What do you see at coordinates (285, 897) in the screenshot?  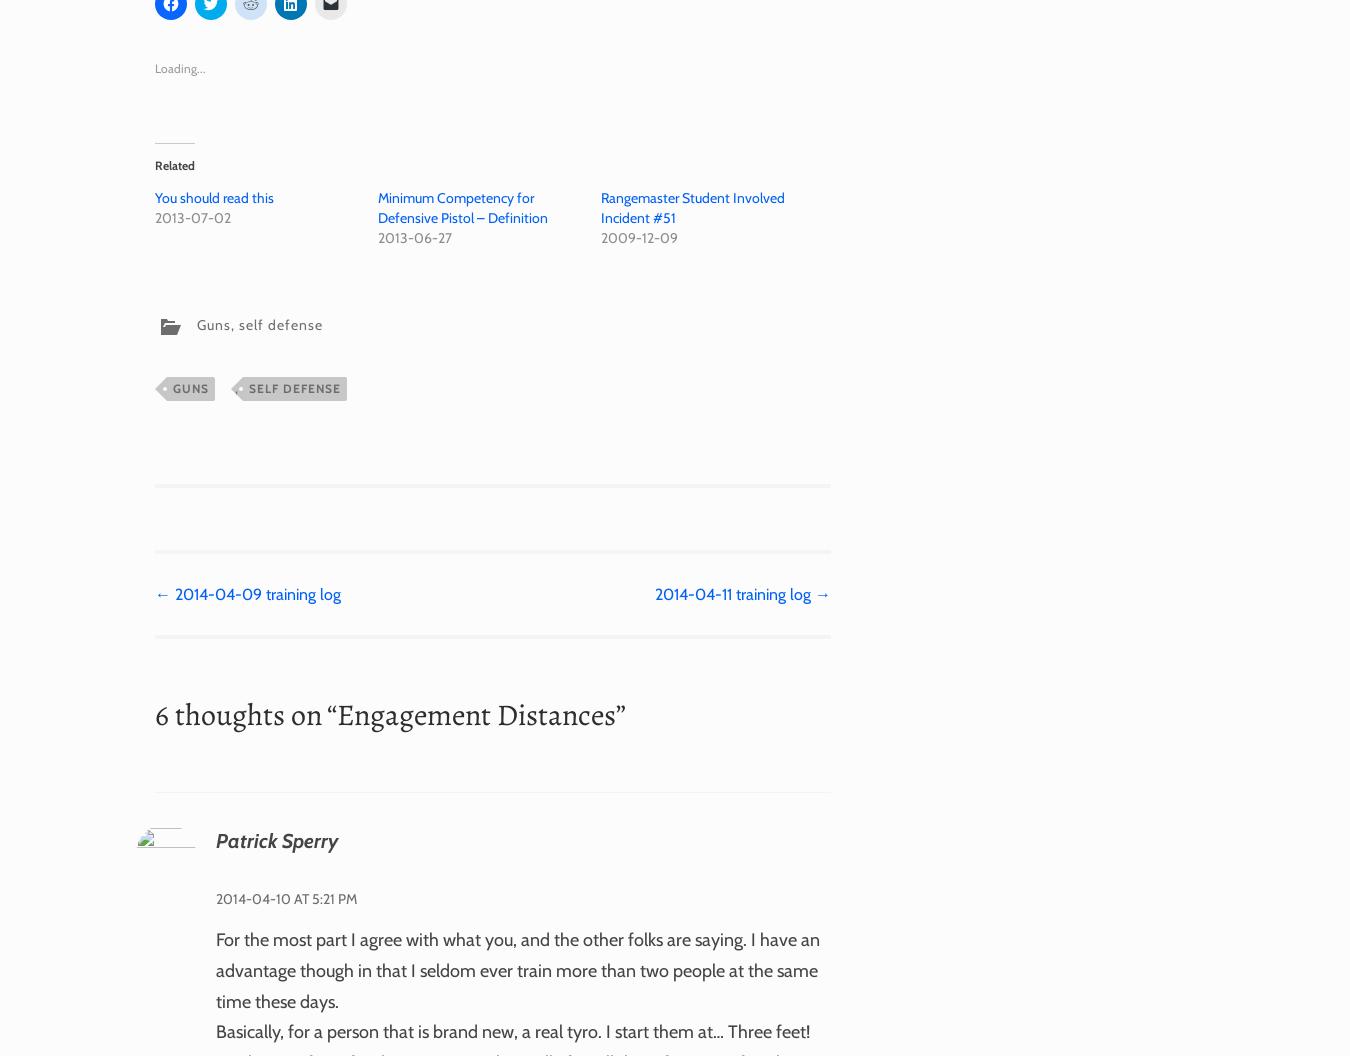 I see `'2014-04-10 at 5:21 pm'` at bounding box center [285, 897].